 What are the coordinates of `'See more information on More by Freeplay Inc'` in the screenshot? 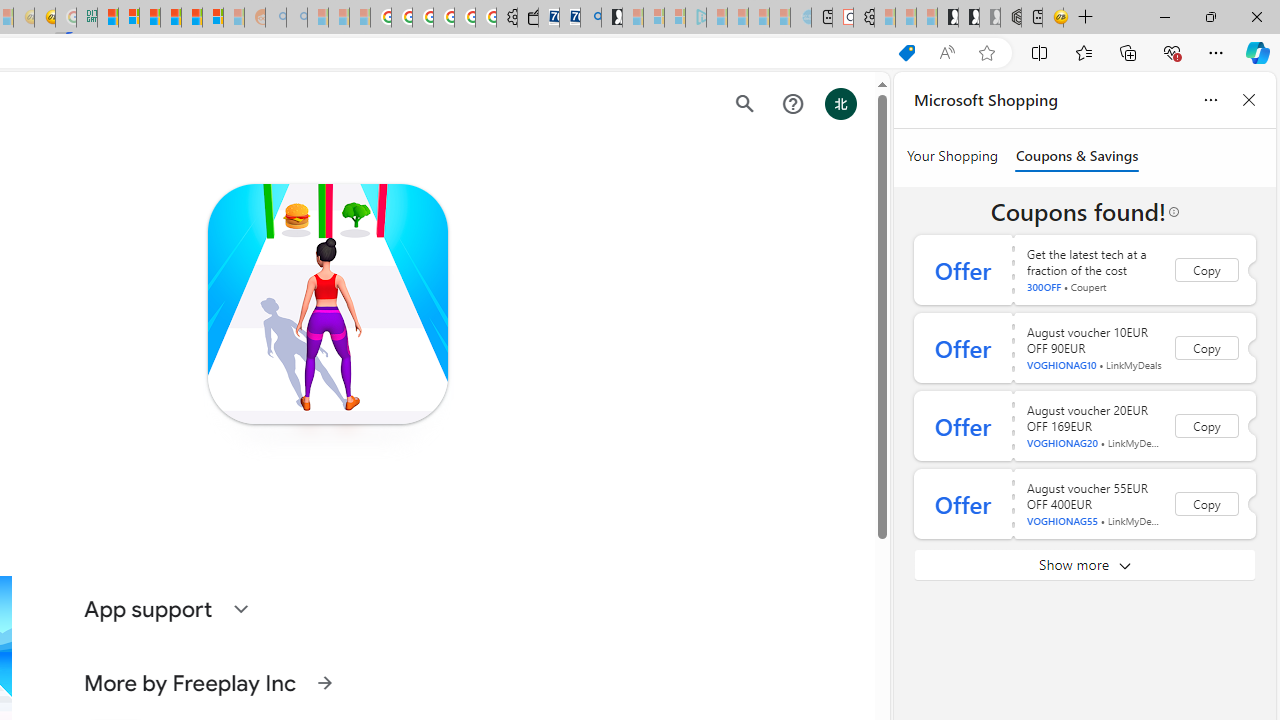 It's located at (324, 681).